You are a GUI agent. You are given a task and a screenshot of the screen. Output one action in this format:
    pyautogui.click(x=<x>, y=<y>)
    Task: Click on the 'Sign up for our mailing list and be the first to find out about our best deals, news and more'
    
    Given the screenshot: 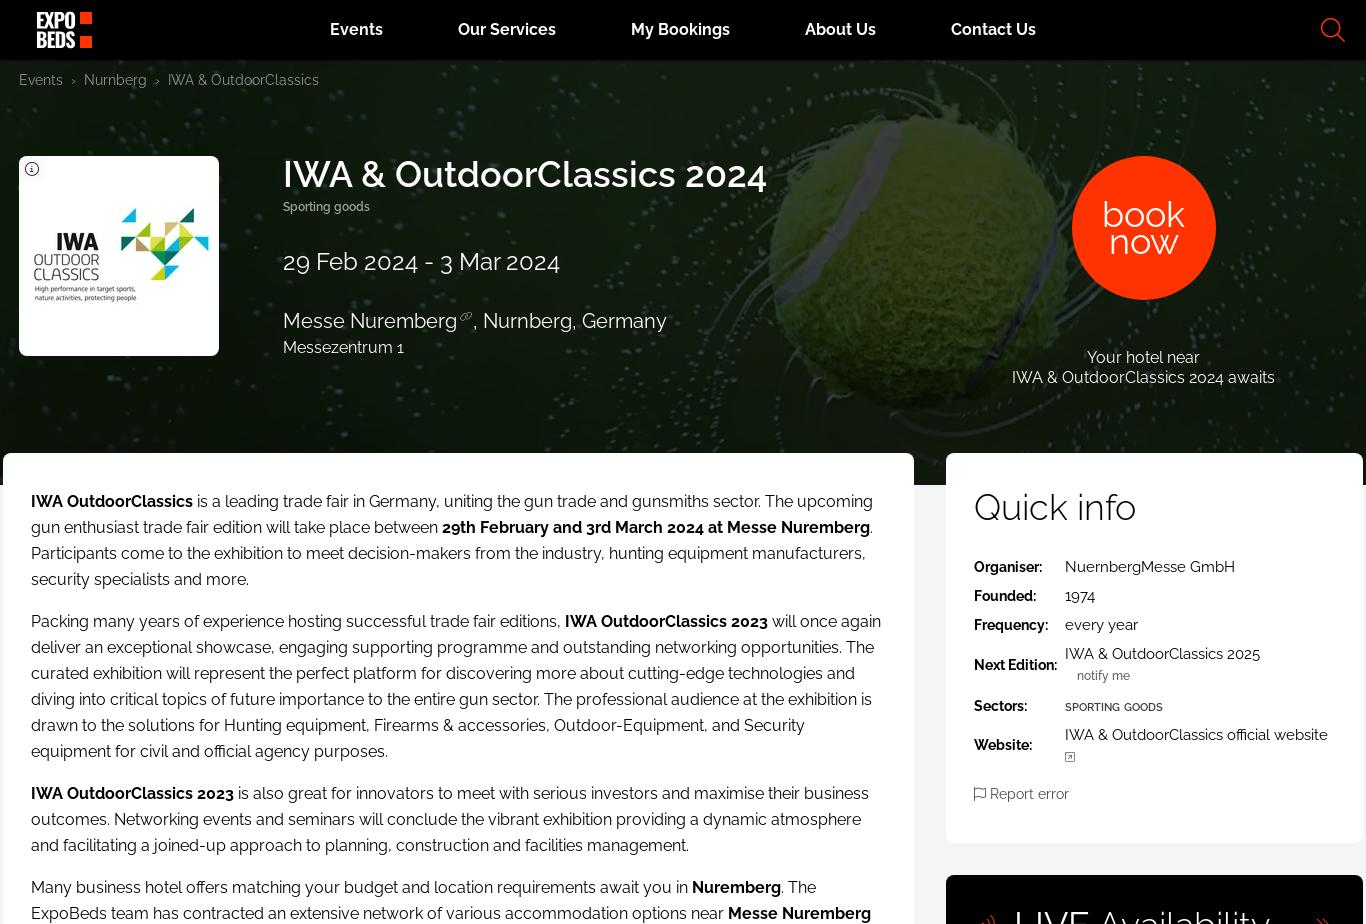 What is the action you would take?
    pyautogui.click(x=1083, y=725)
    